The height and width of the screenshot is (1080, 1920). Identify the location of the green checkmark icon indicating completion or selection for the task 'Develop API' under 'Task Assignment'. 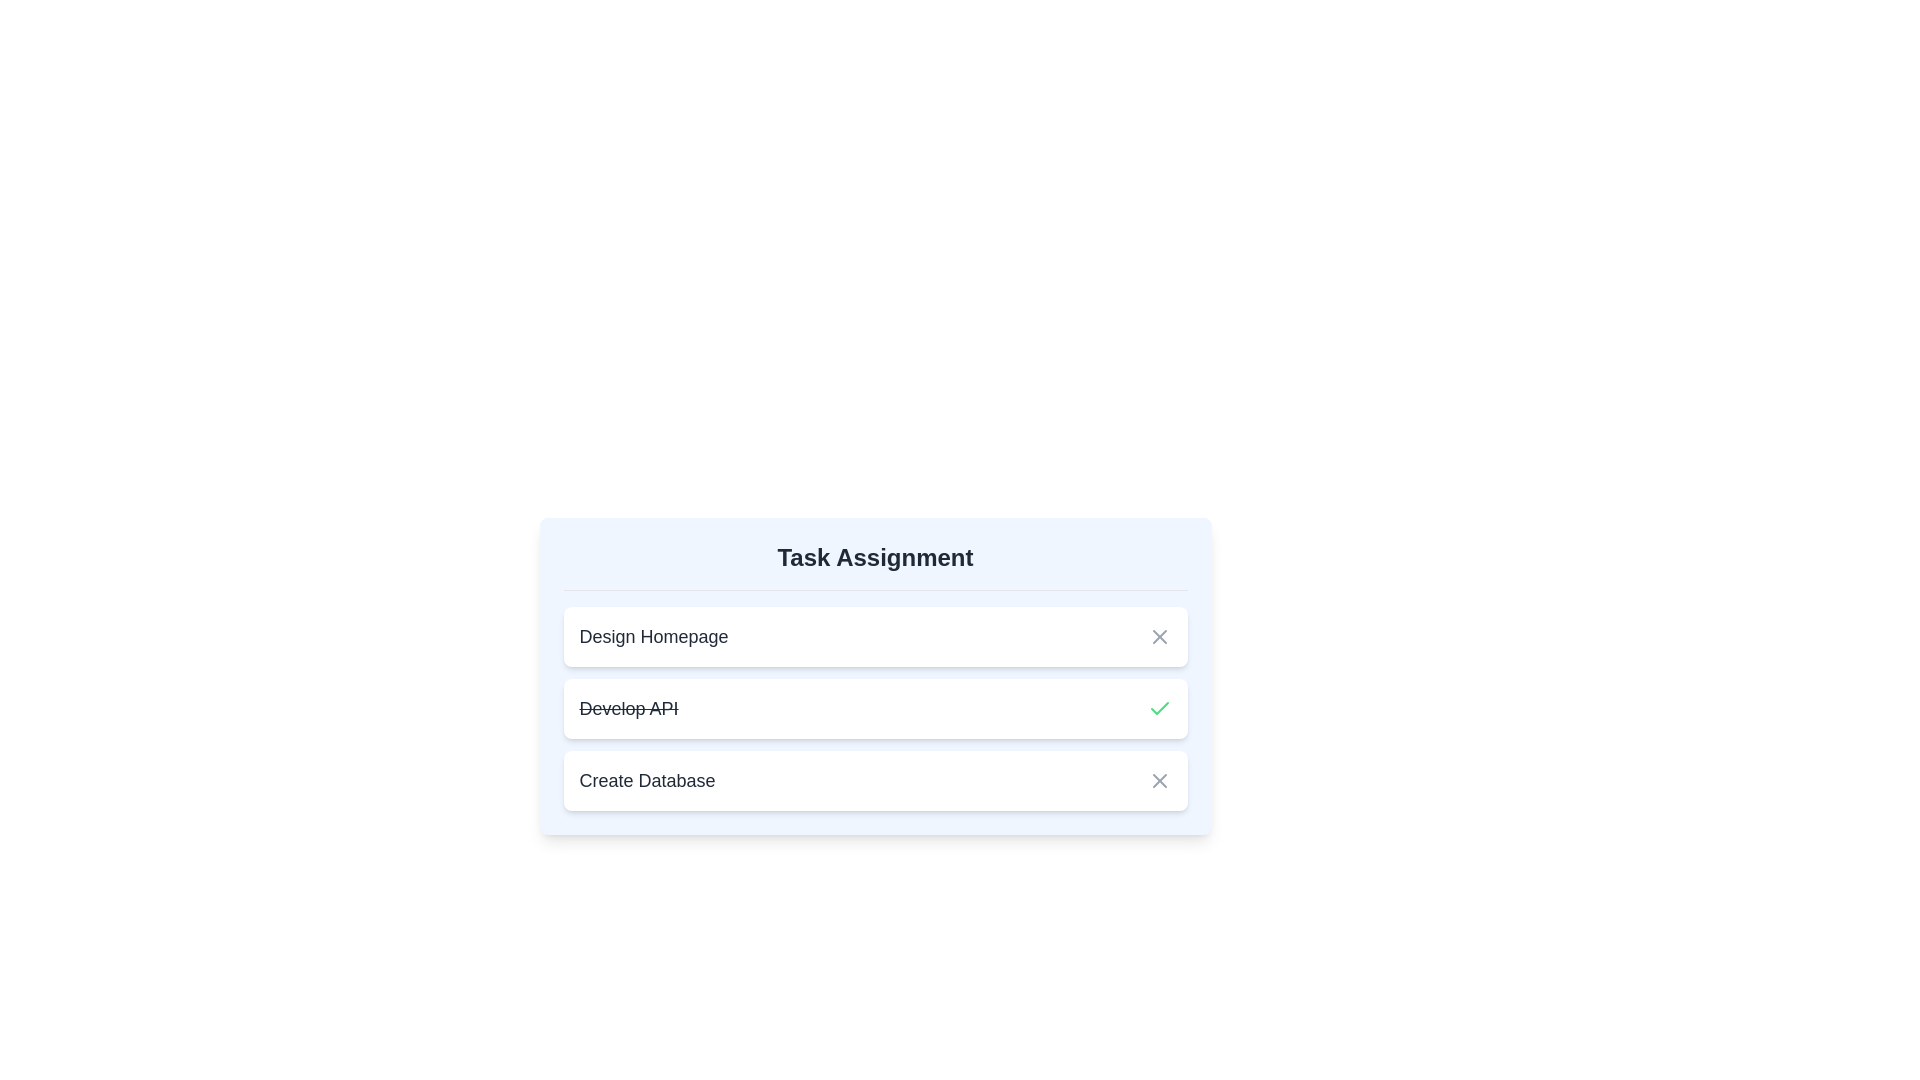
(1159, 708).